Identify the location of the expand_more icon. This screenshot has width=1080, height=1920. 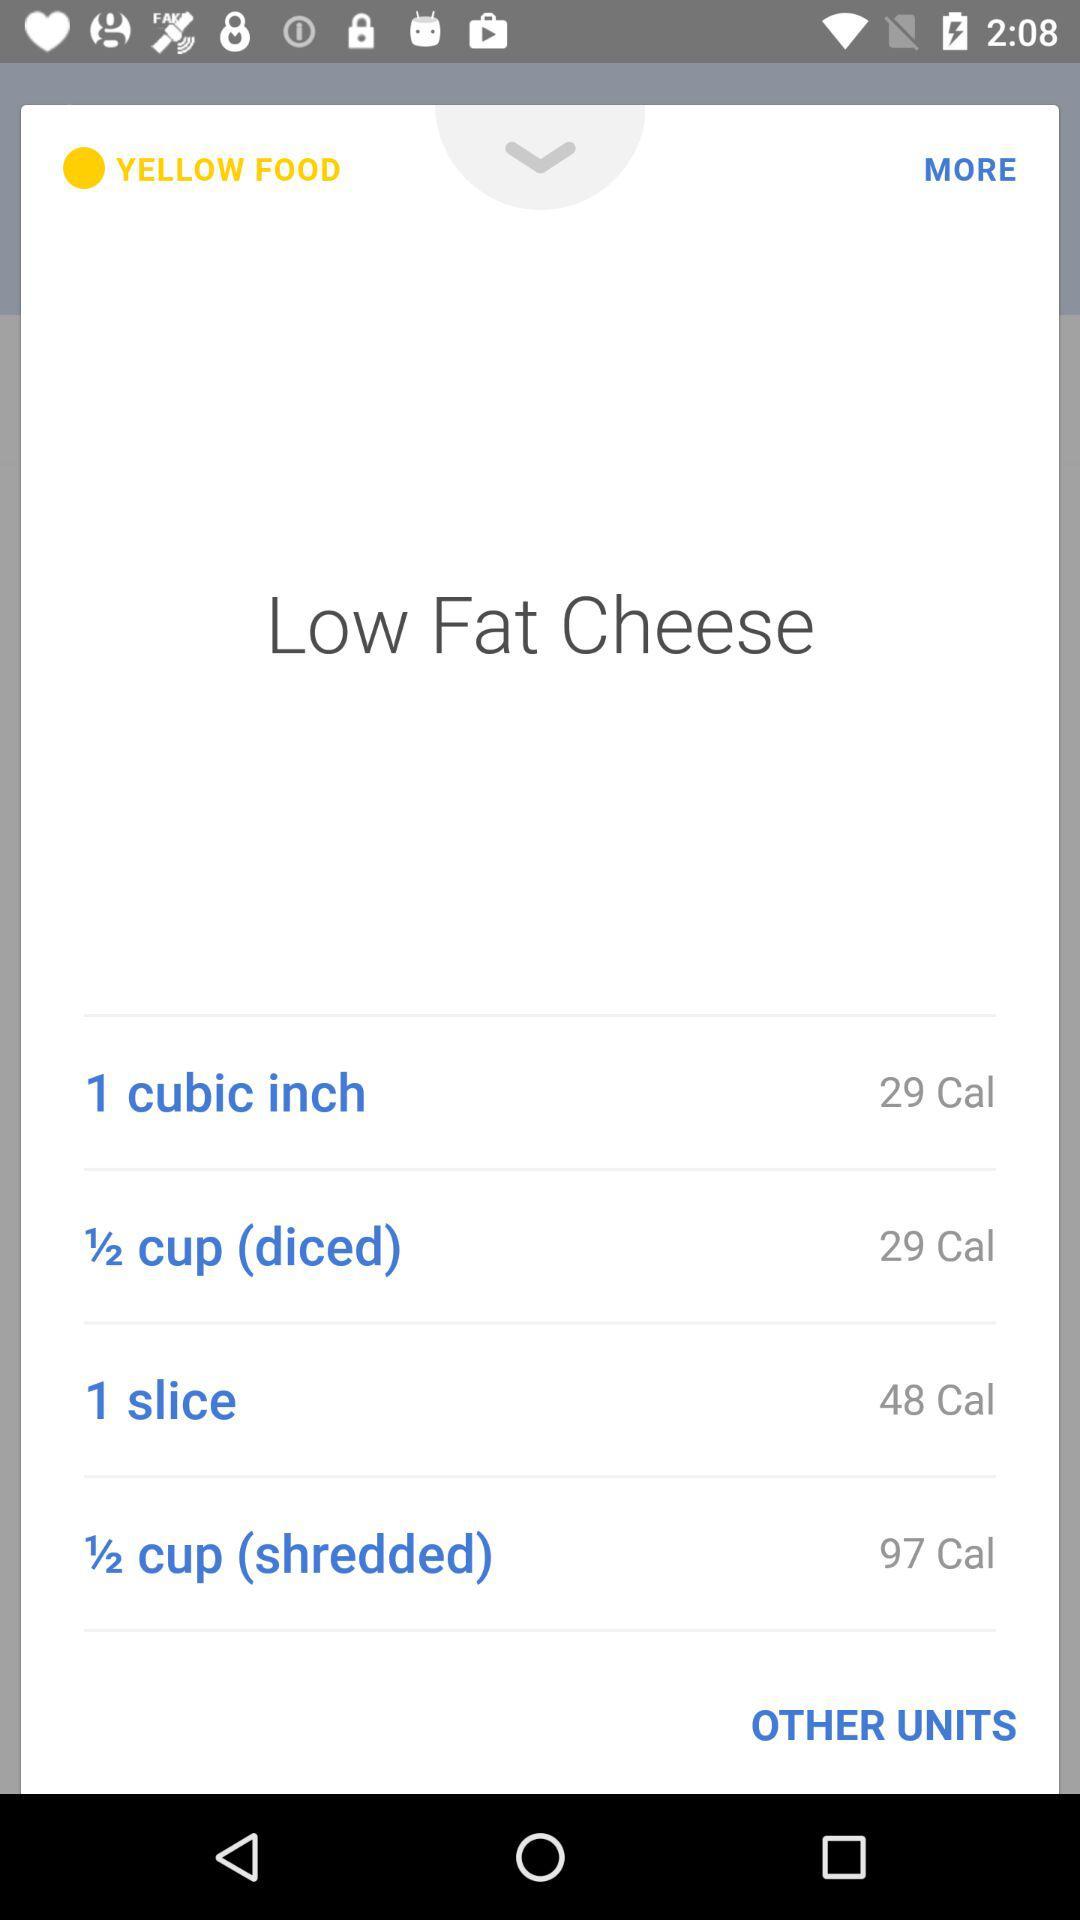
(540, 156).